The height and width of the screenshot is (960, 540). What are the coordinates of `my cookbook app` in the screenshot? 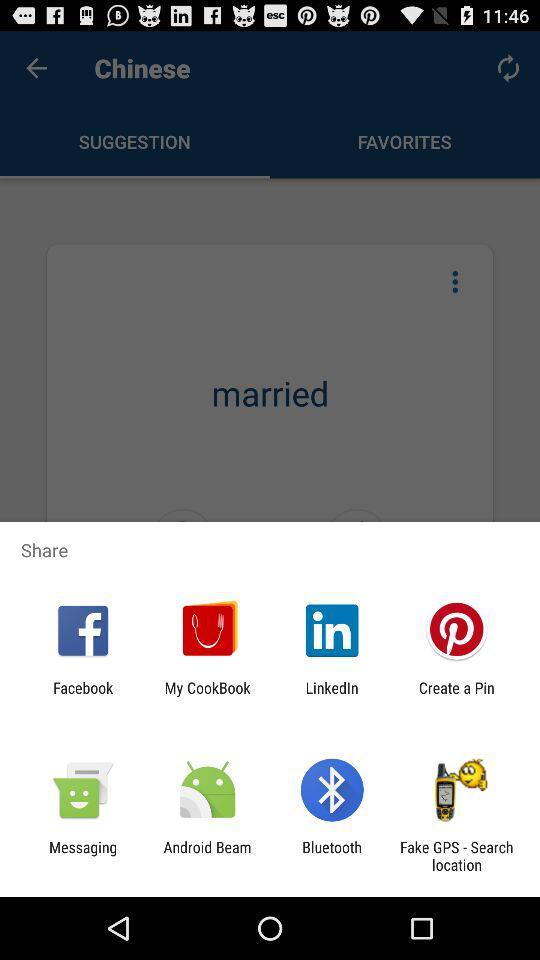 It's located at (206, 696).